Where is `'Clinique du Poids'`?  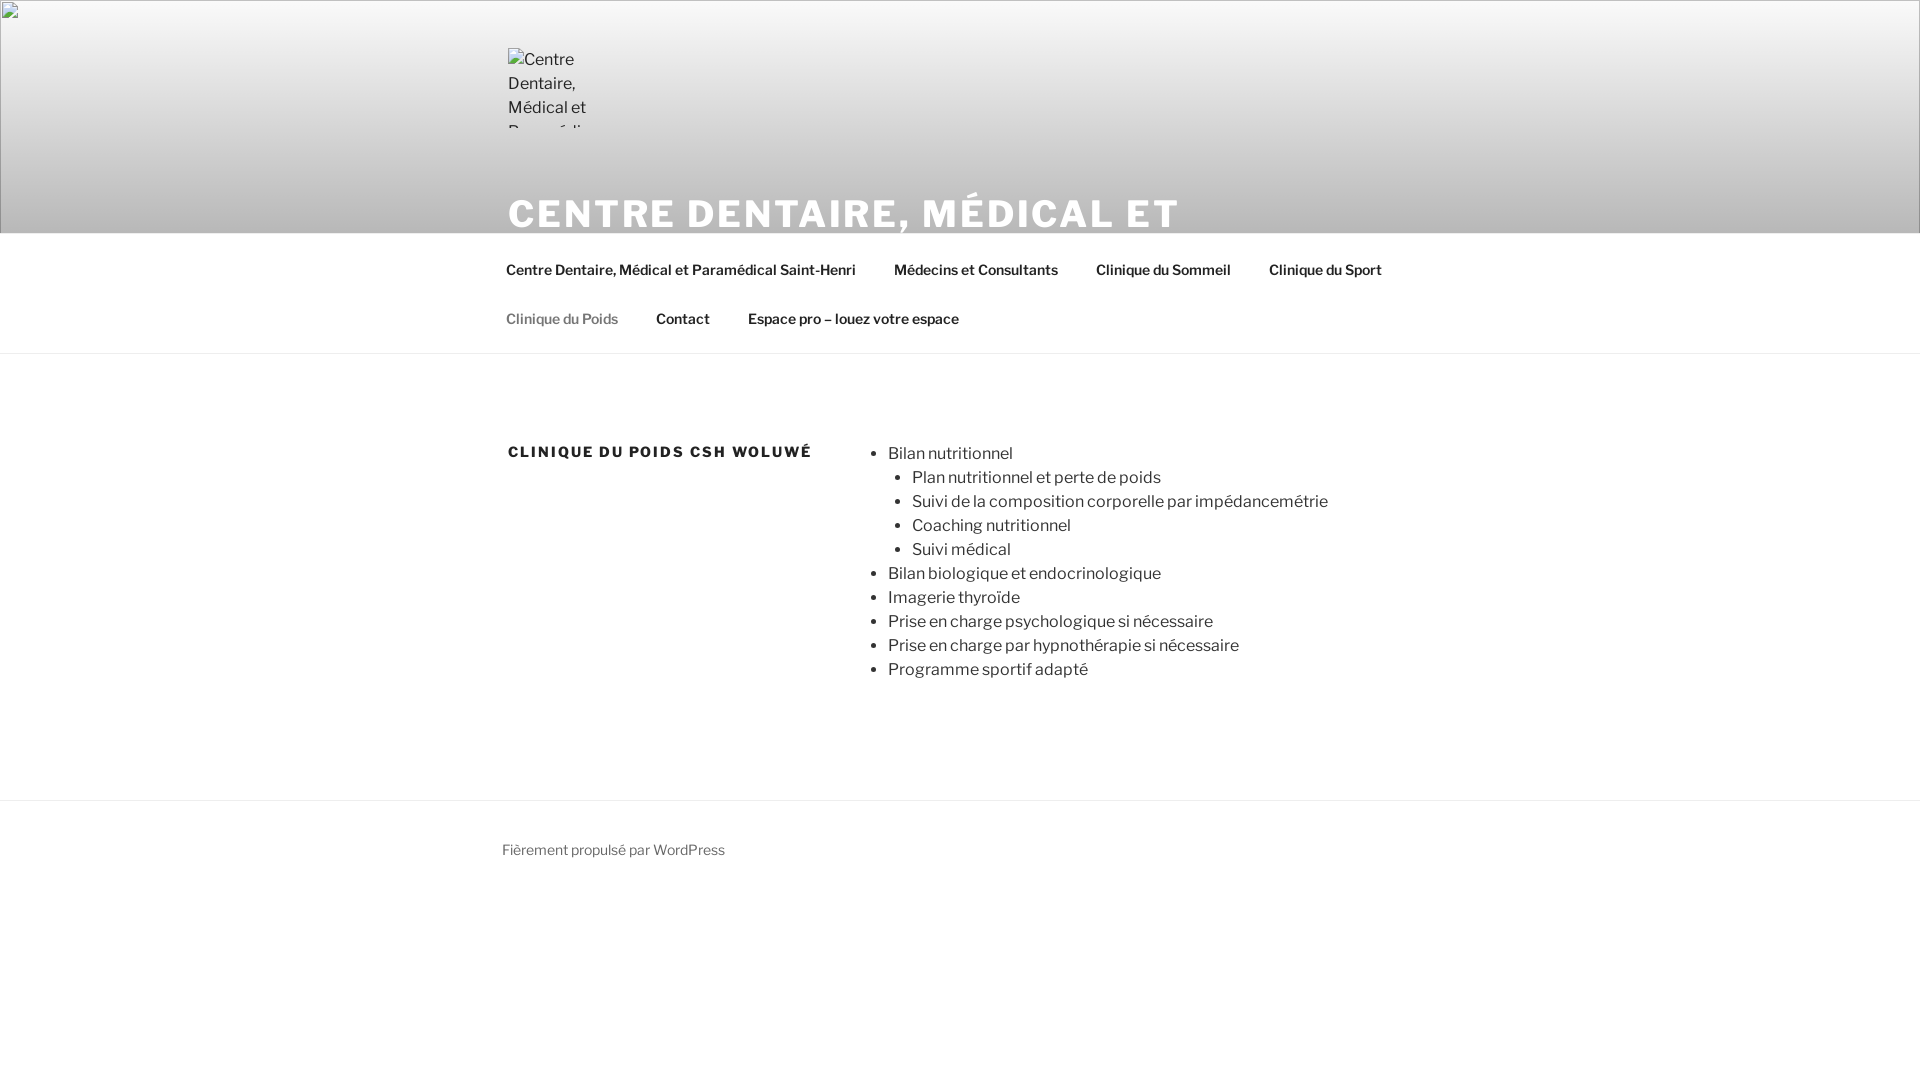
'Clinique du Poids' is located at coordinates (488, 317).